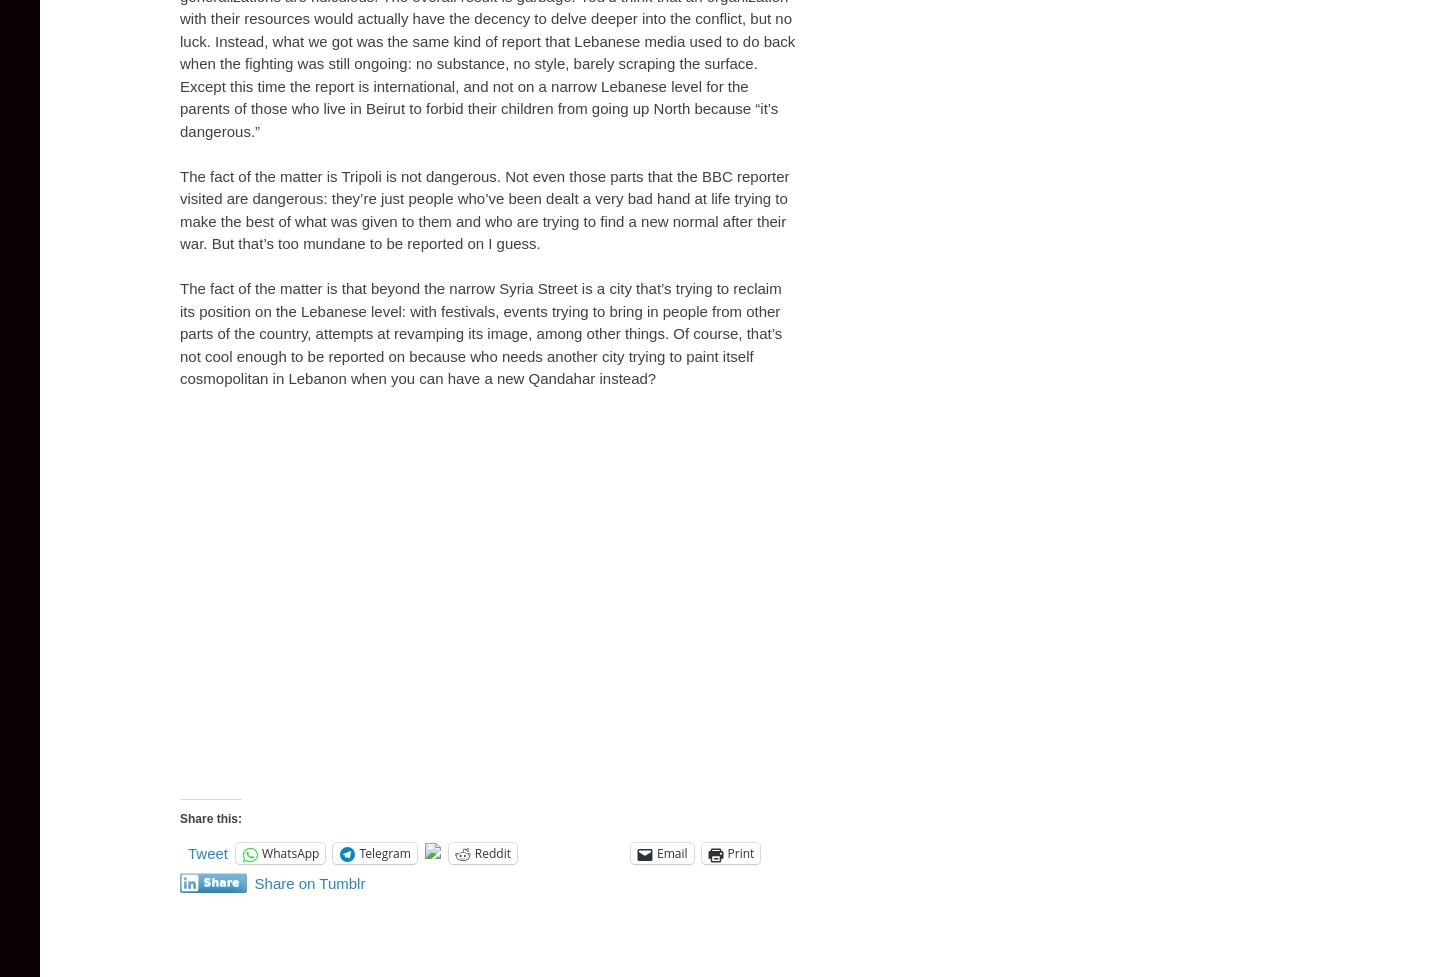 The height and width of the screenshot is (977, 1440). What do you see at coordinates (483, 208) in the screenshot?
I see `'The fact of the matter is Tripoli is not dangerous. Not even those parts that the BBC reporter visited are dangerous: they’re just people who’ve been dealt a very bad hand at life trying to make the best of what was given to them and who are trying to find a new normal after their war. But that’s too mundane to be reported on I guess.'` at bounding box center [483, 208].